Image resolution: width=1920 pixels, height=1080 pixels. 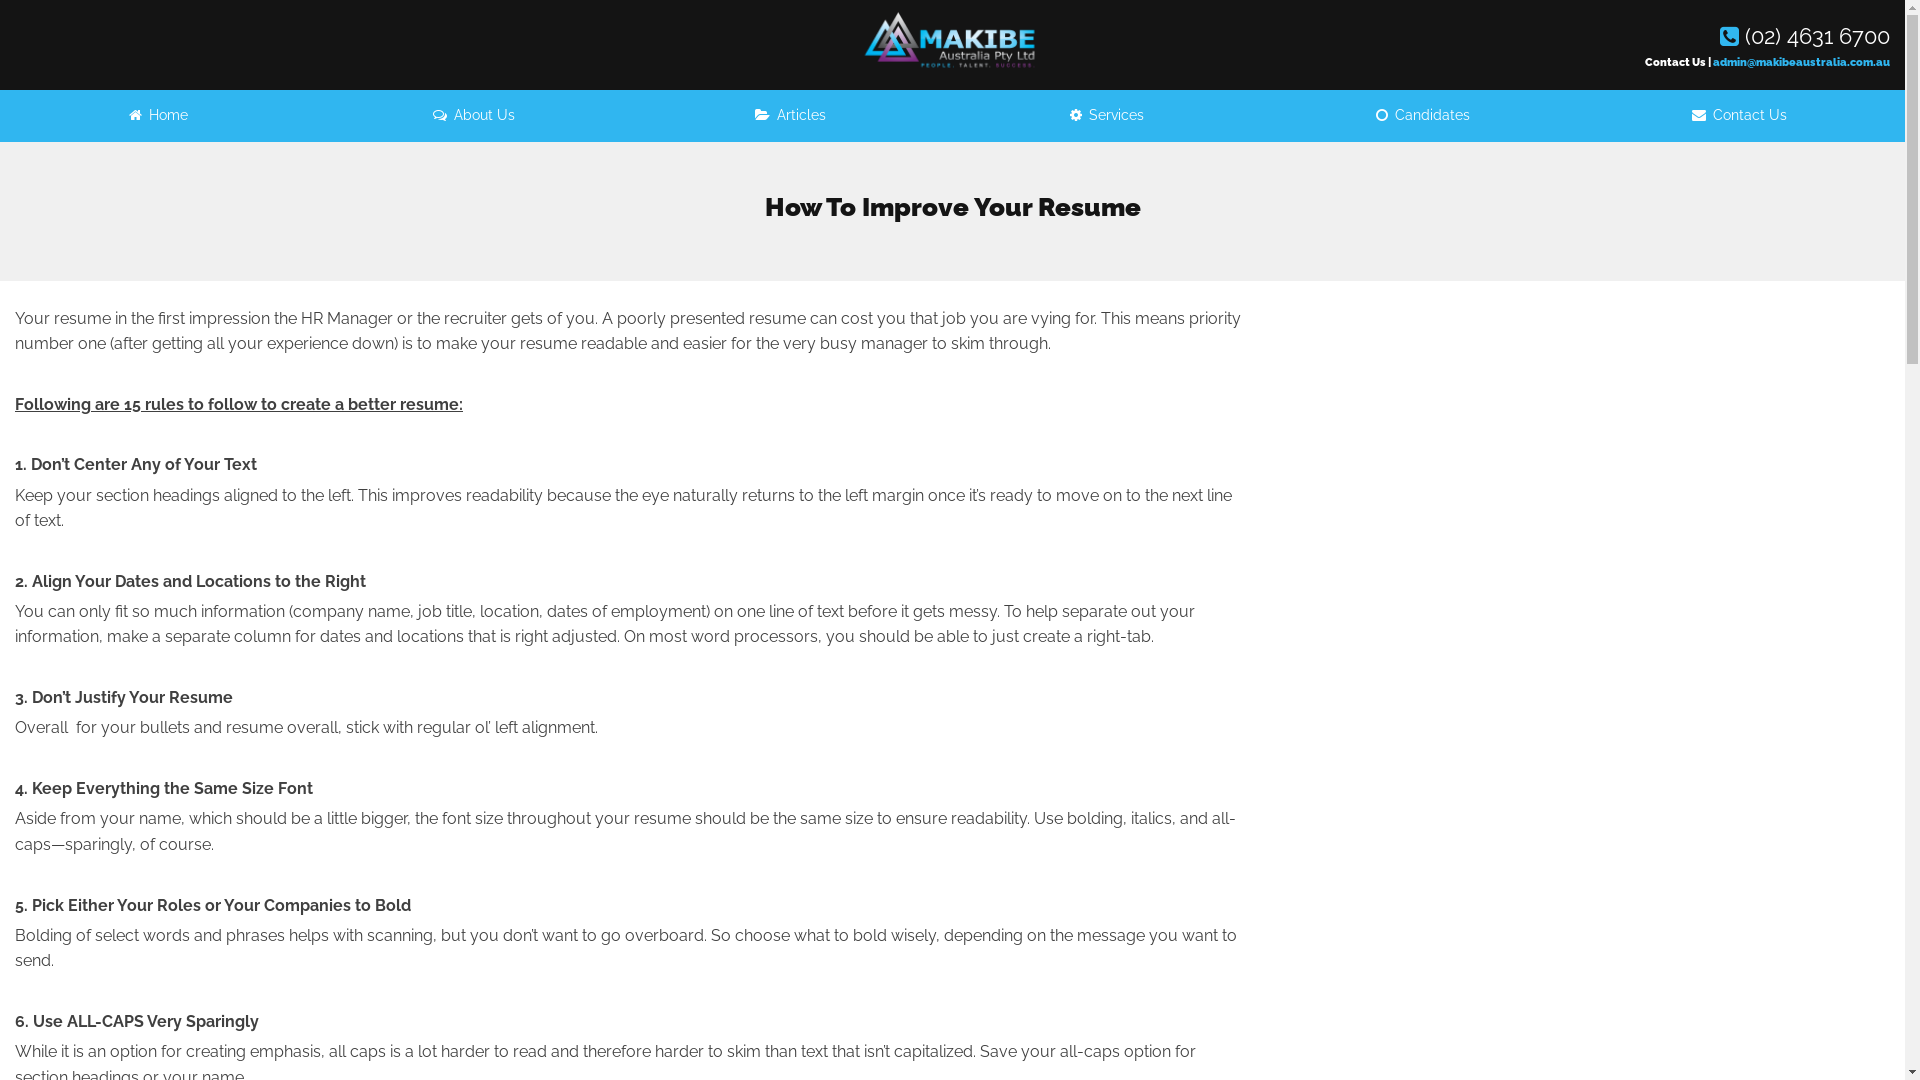 What do you see at coordinates (1106, 115) in the screenshot?
I see `'Services'` at bounding box center [1106, 115].